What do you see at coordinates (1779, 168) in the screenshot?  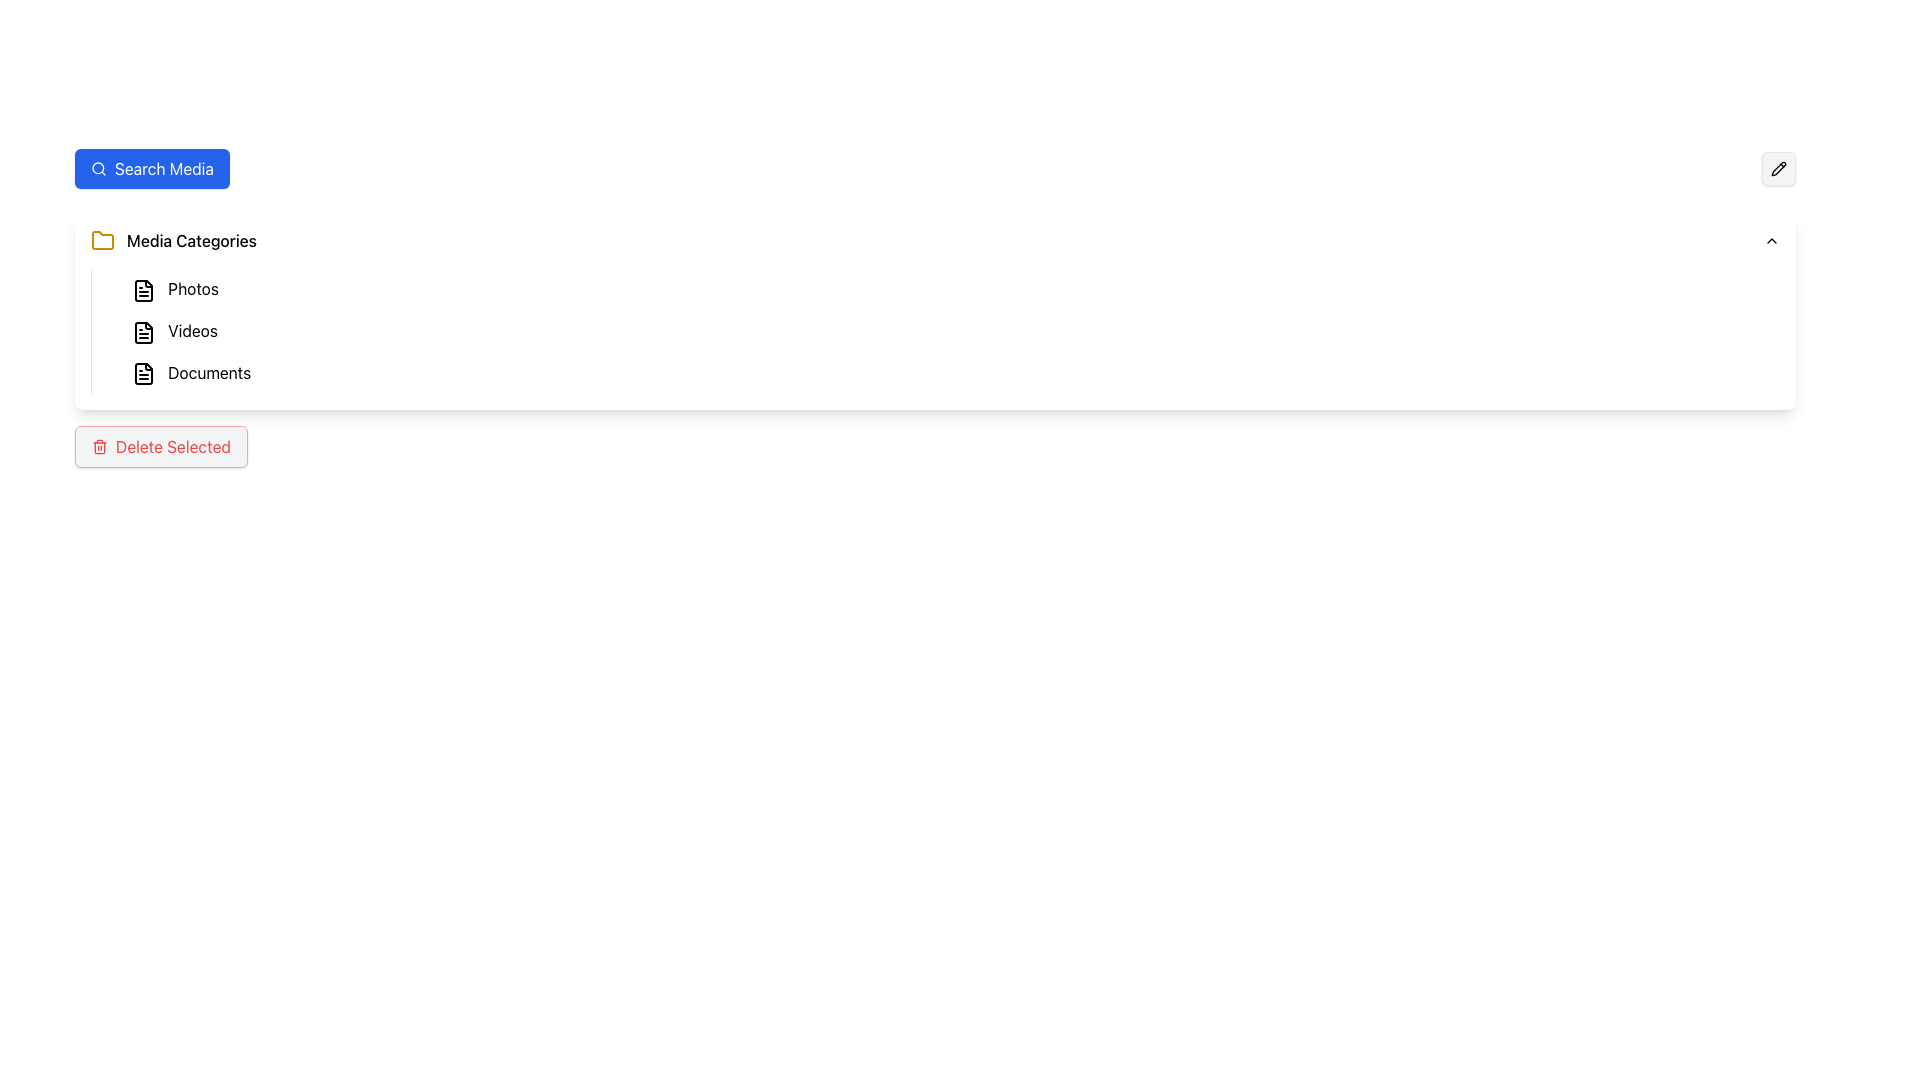 I see `the small rectangular button with a light gray background and a pencil-shaped icon located in the top-right corner of the interface` at bounding box center [1779, 168].